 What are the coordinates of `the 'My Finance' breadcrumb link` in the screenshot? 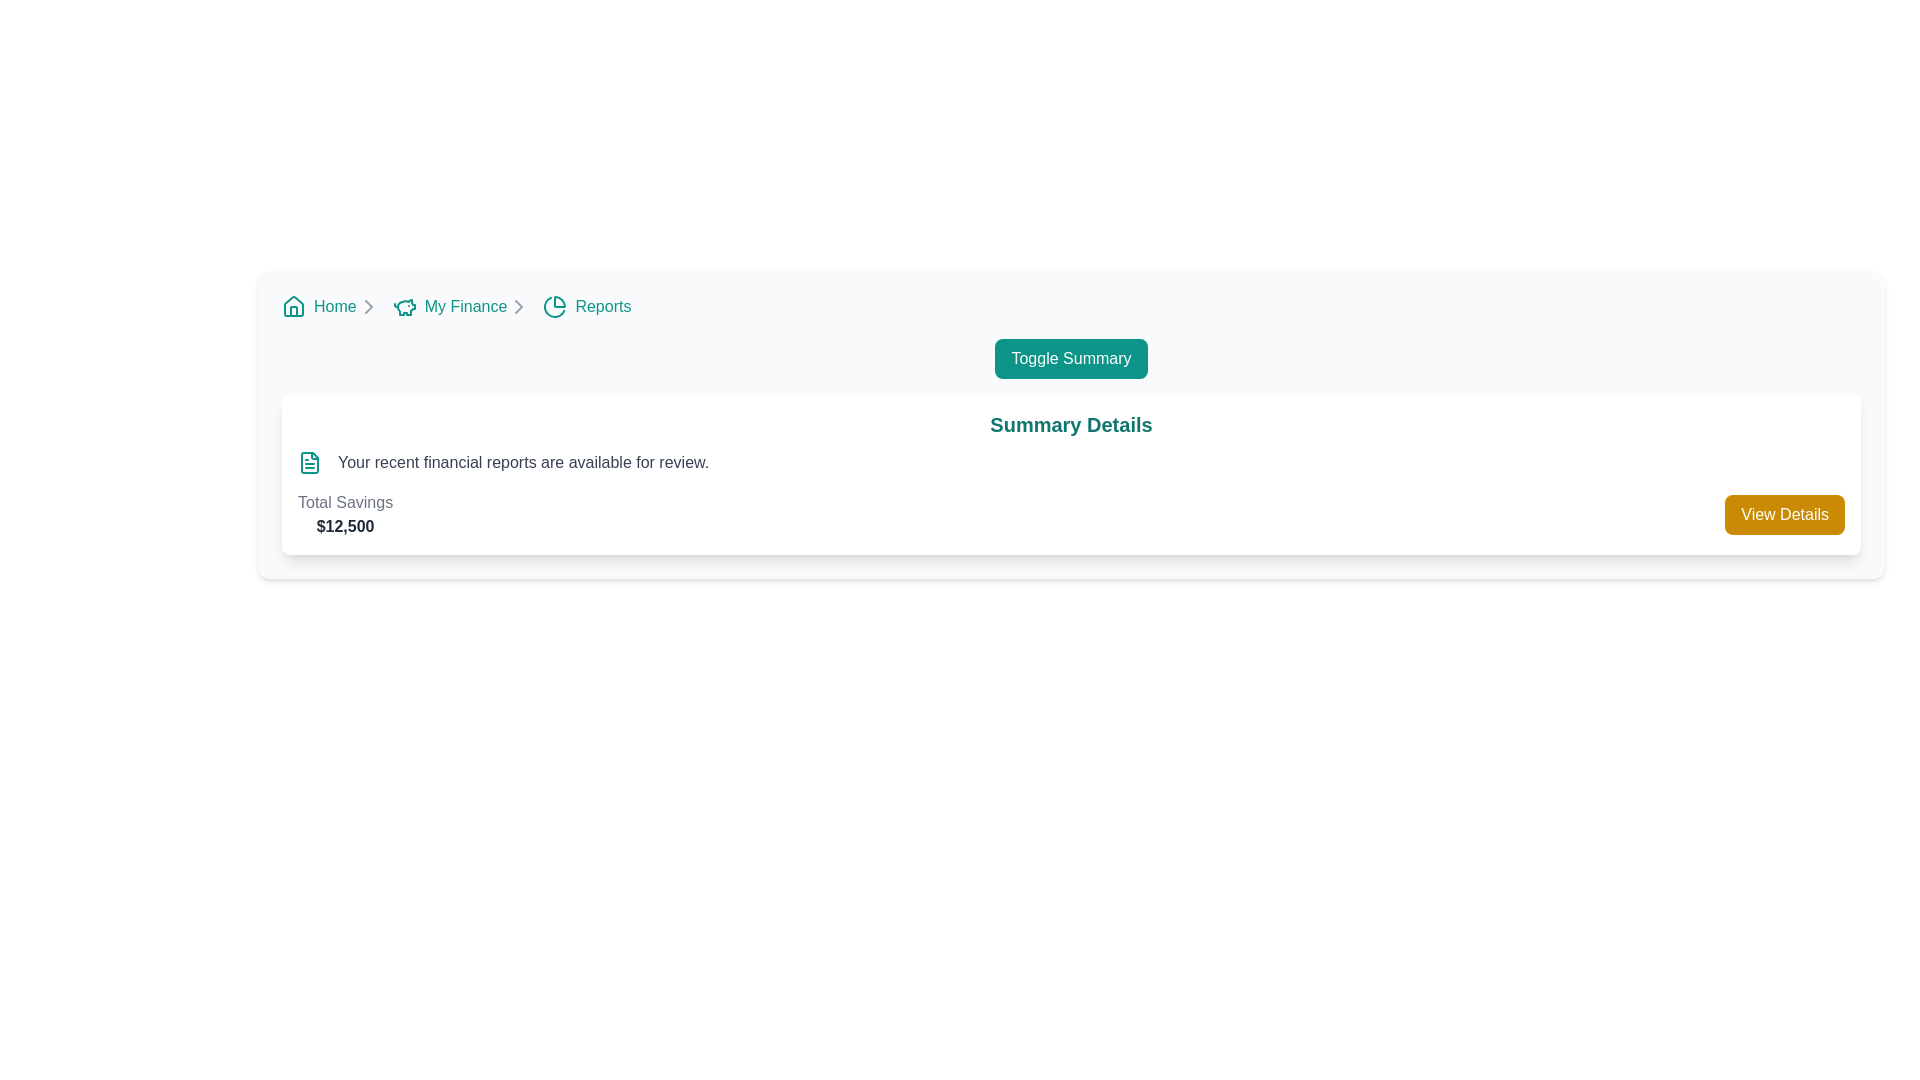 It's located at (460, 307).